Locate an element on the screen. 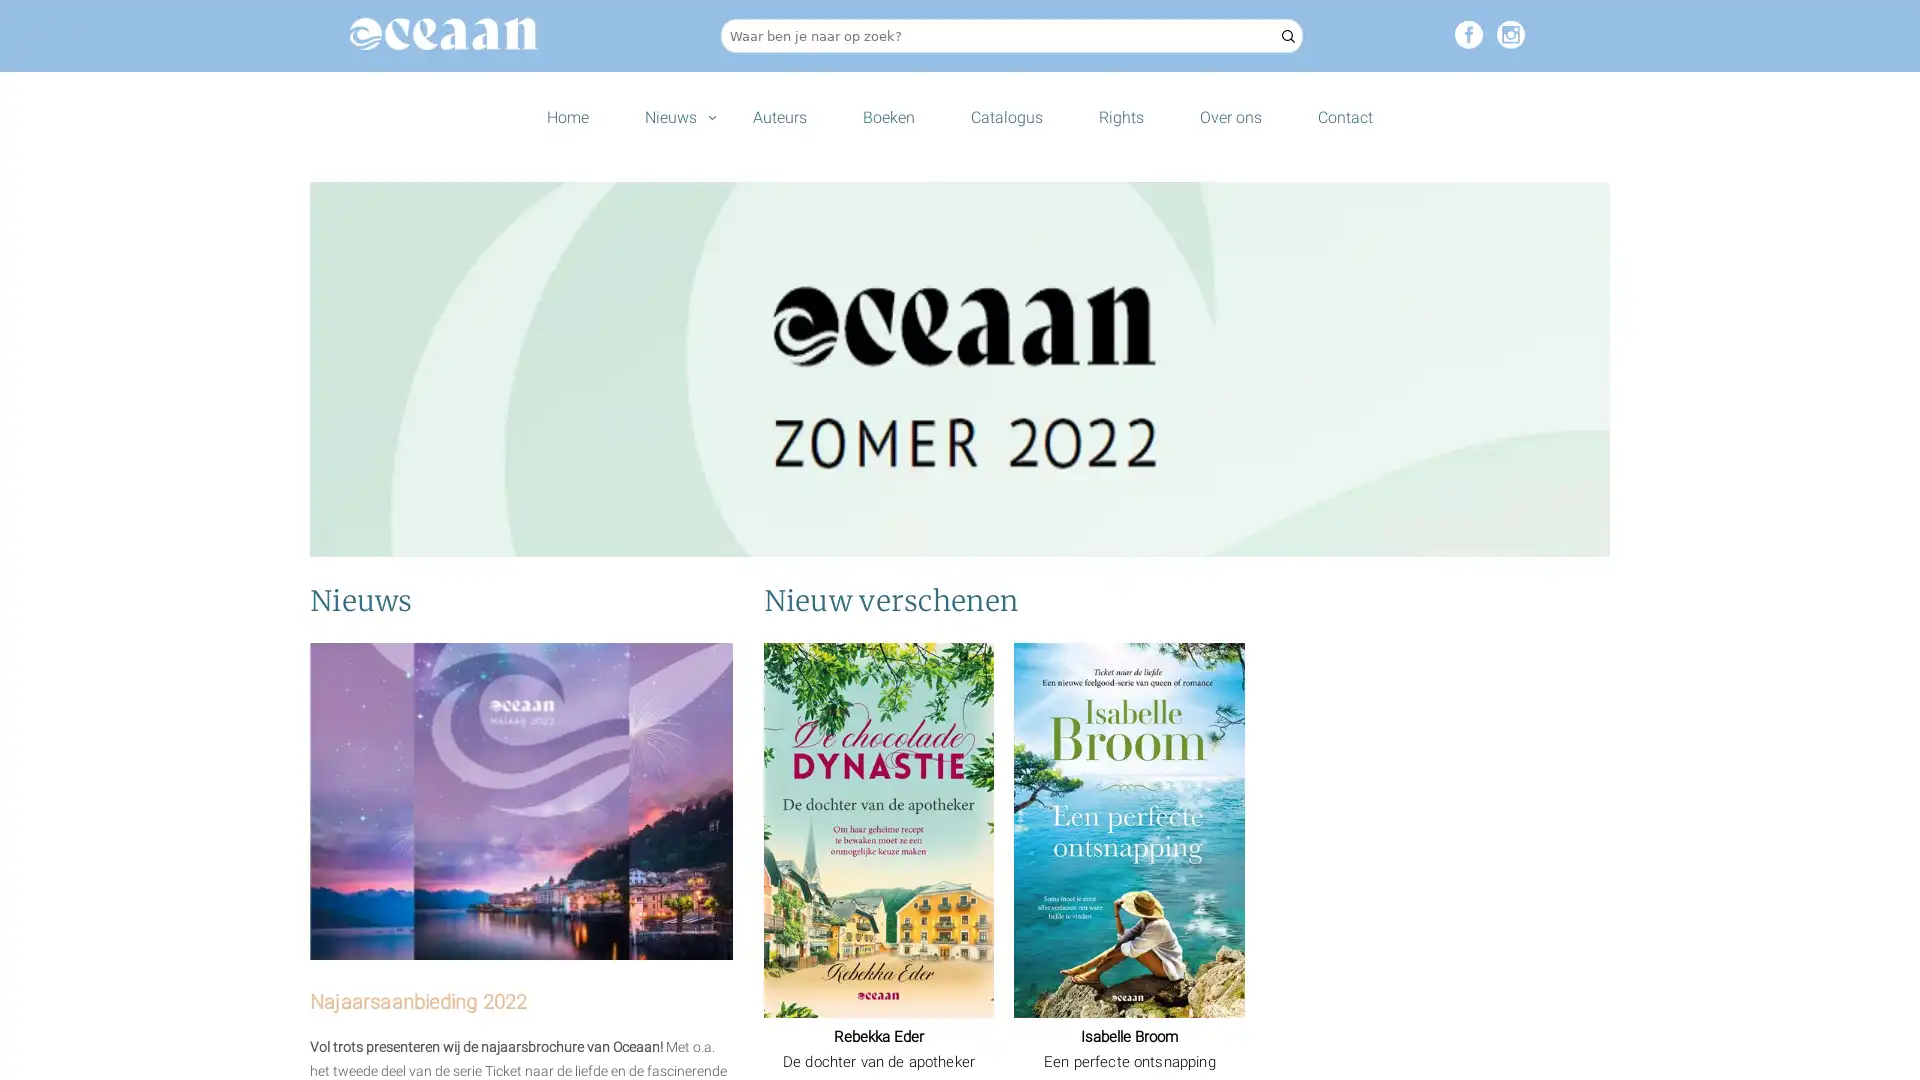 The width and height of the screenshot is (1920, 1080). Zoeken is located at coordinates (1287, 35).